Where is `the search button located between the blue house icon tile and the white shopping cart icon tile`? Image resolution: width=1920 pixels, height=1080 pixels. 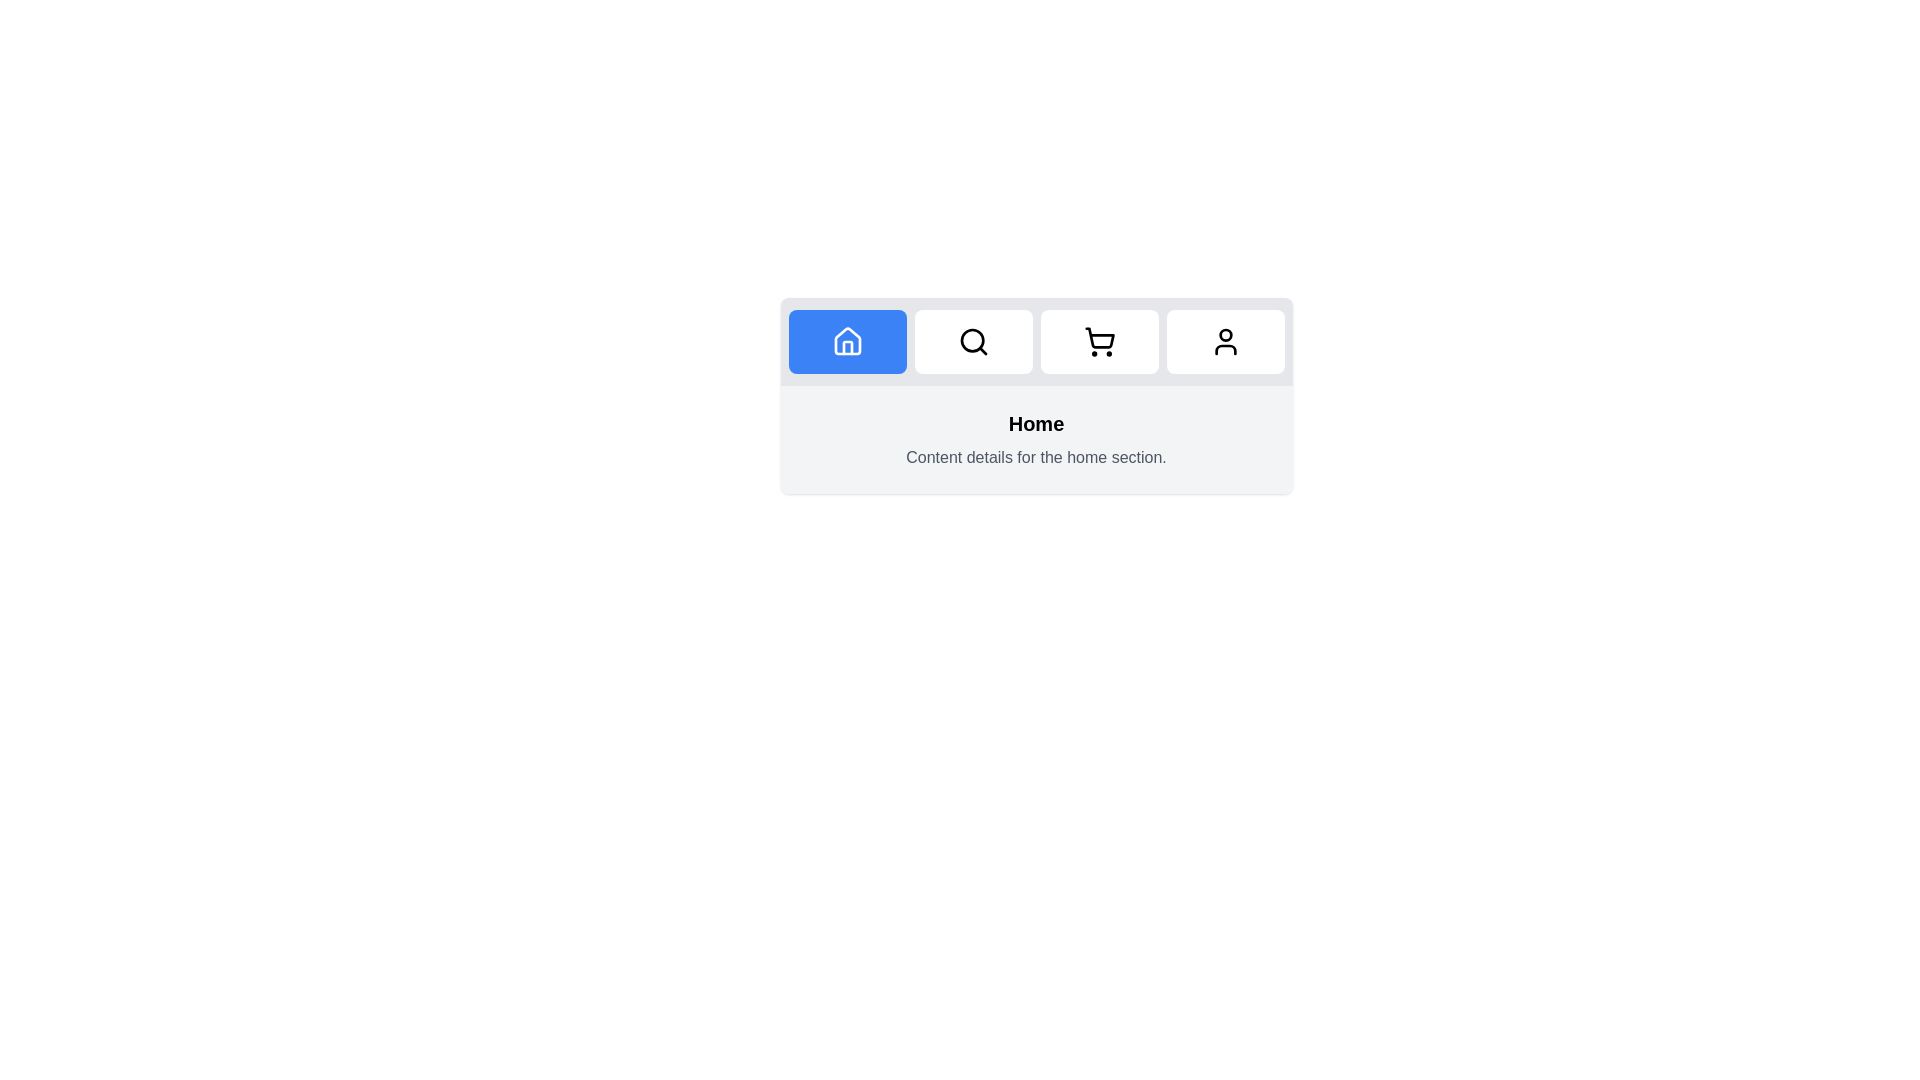
the search button located between the blue house icon tile and the white shopping cart icon tile is located at coordinates (973, 341).